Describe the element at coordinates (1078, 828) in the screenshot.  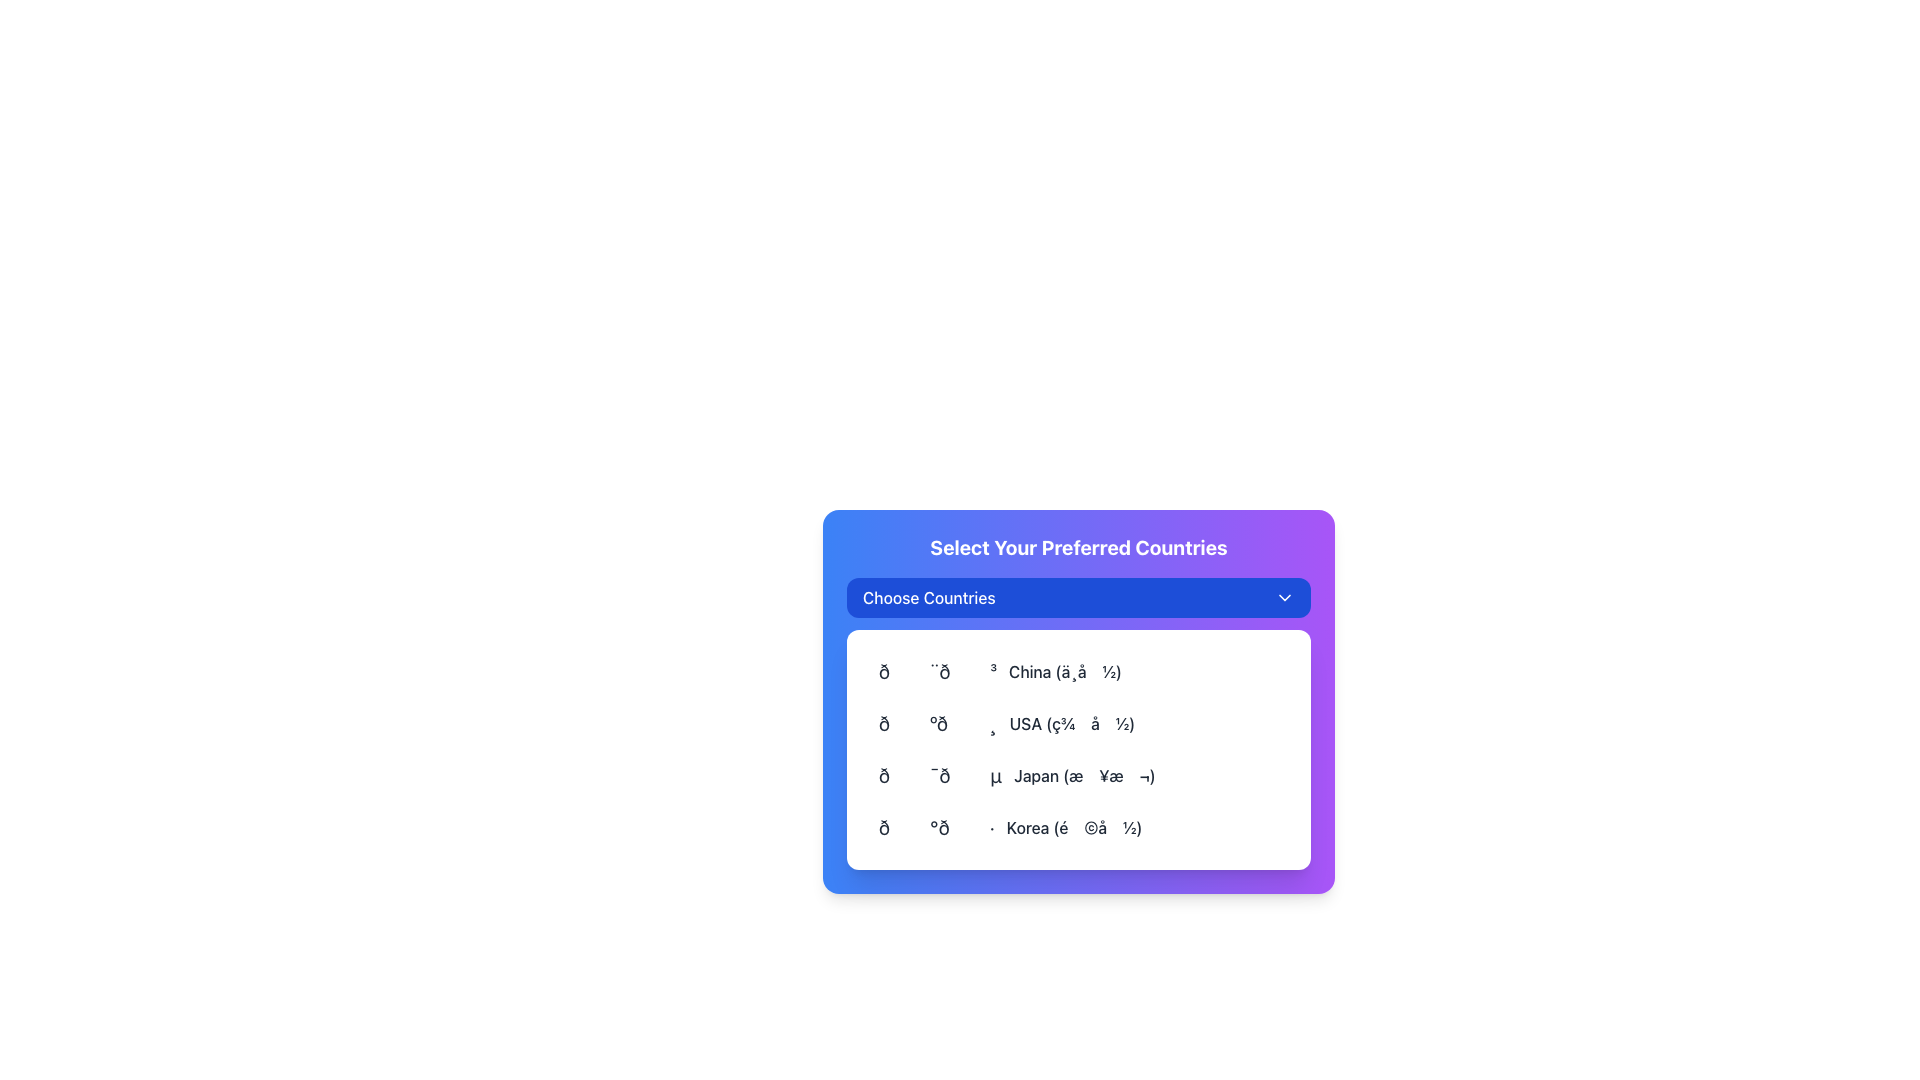
I see `the list item labeled 'Korea', which is the fourth item in the vertical list under 'Select Your Preferred Countries'` at that location.